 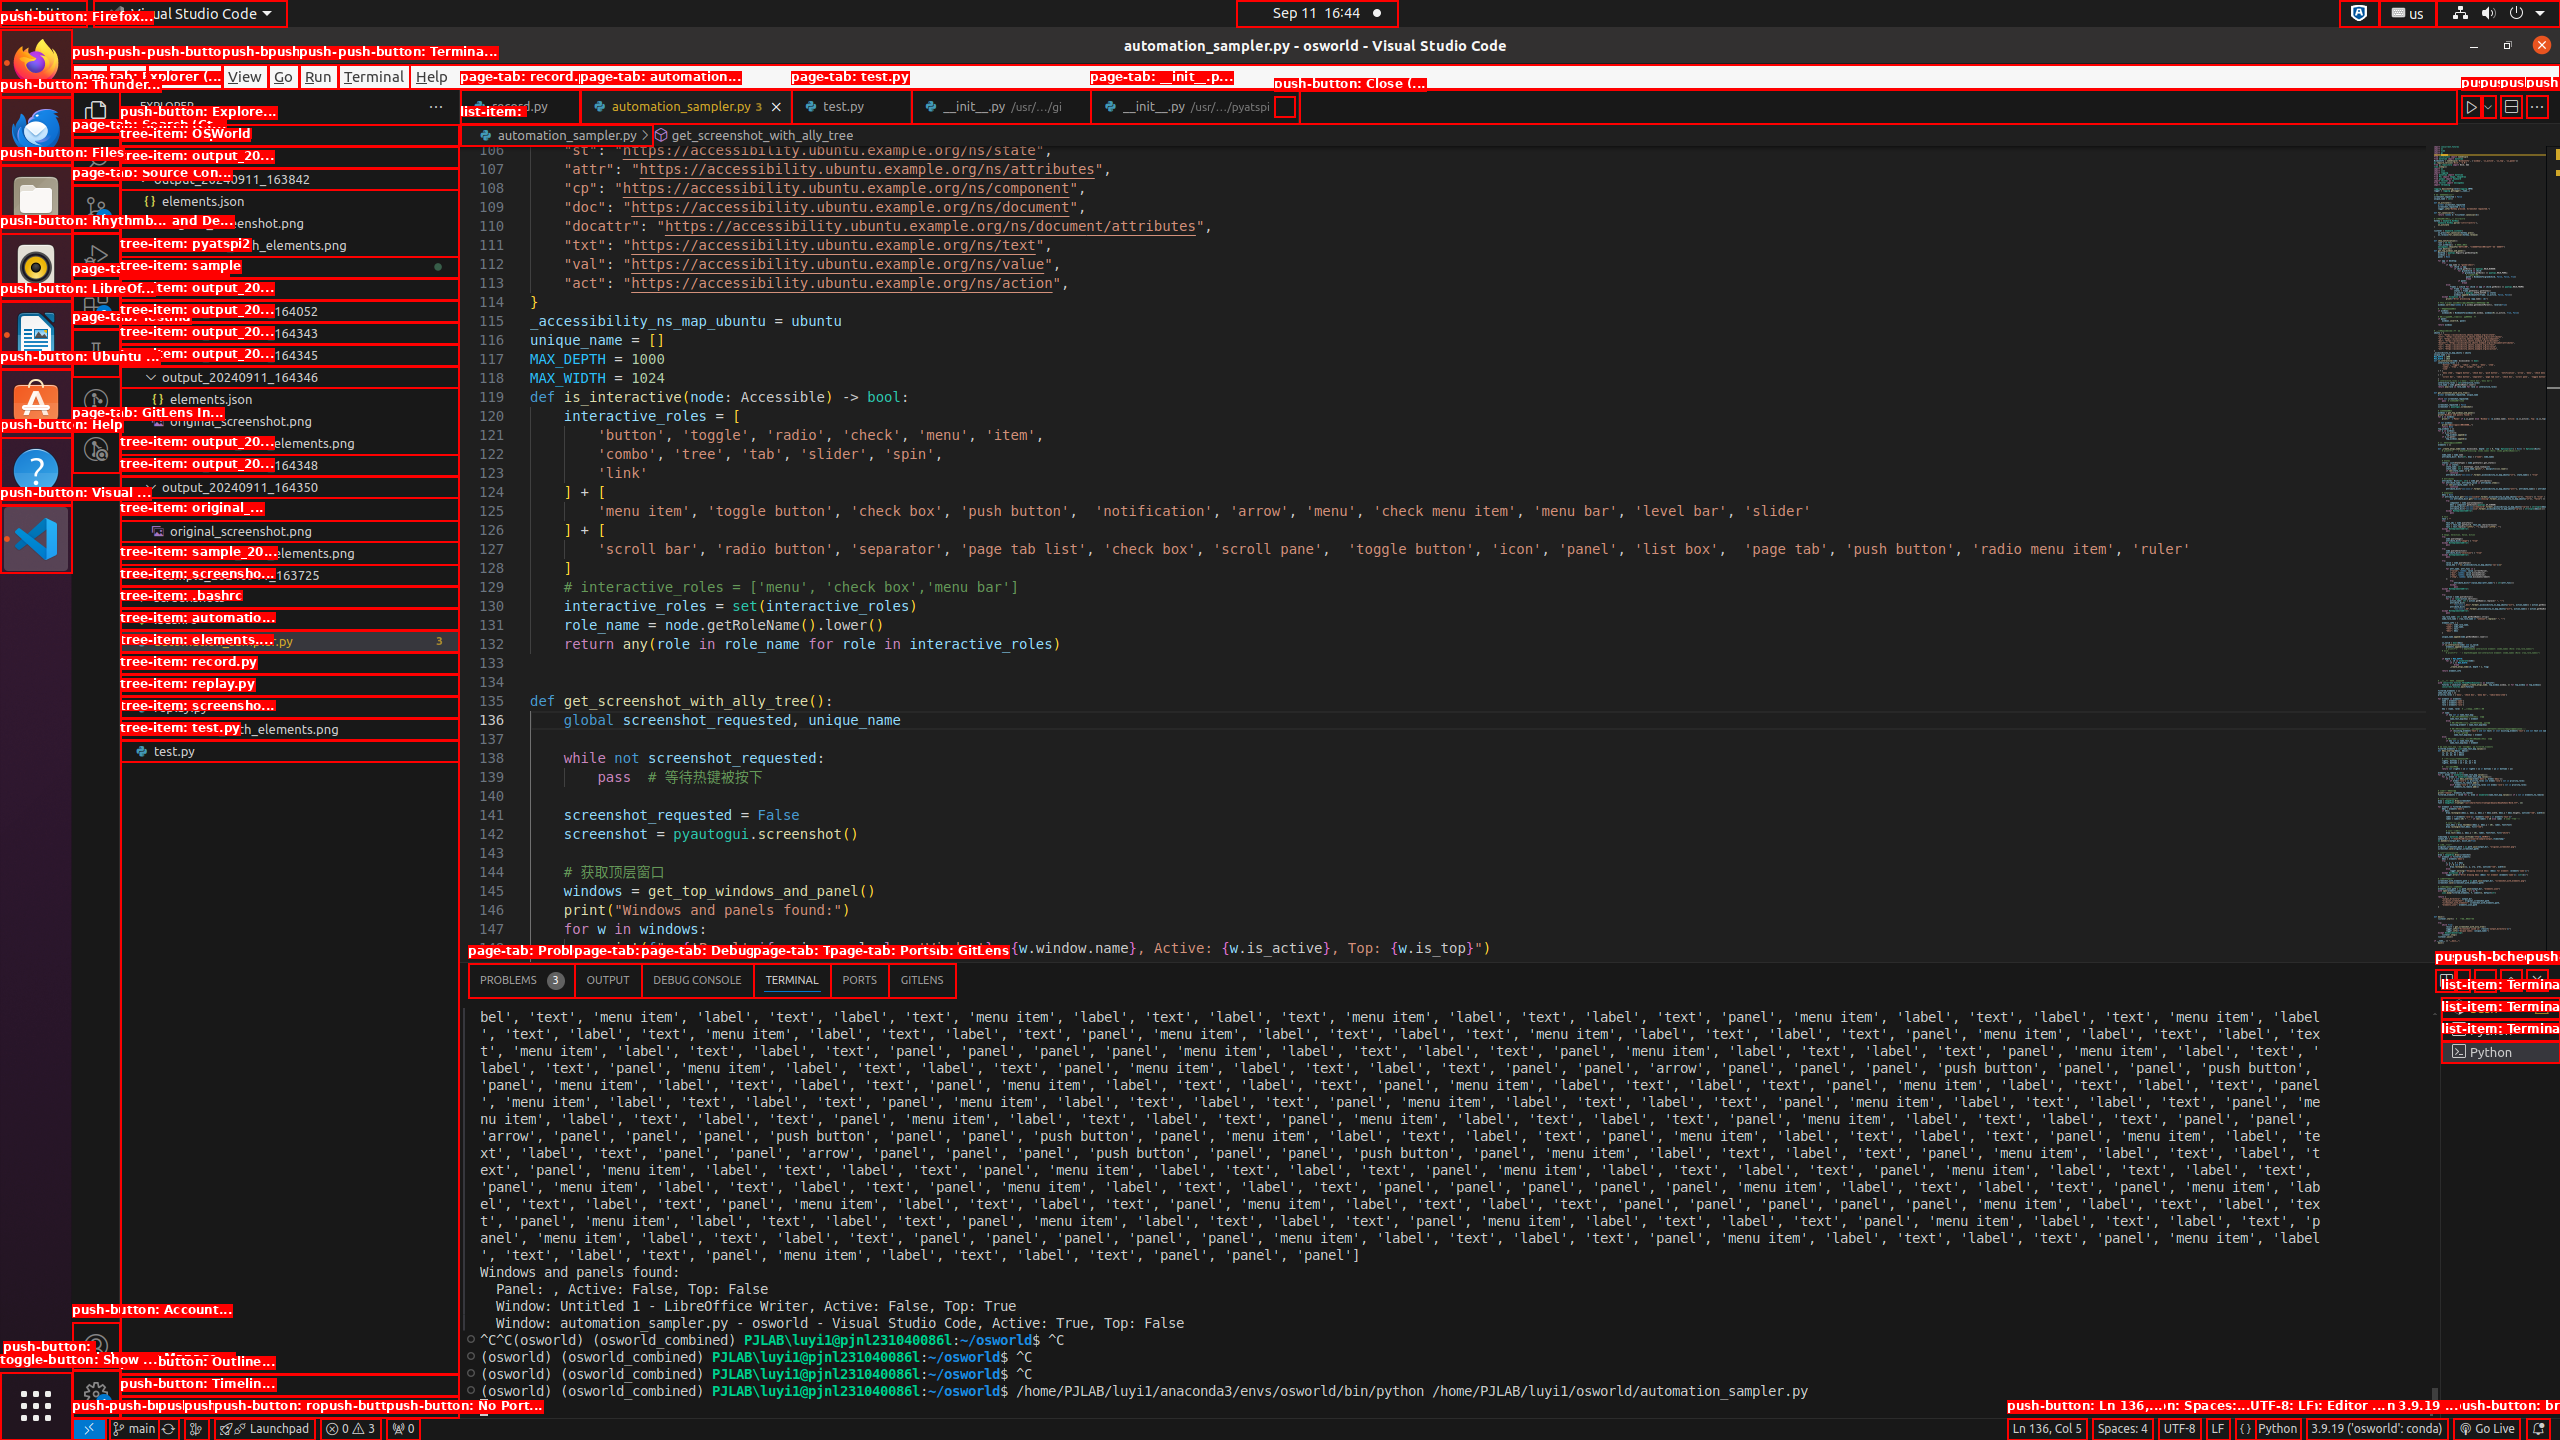 I want to click on 'test.py', so click(x=289, y=750).